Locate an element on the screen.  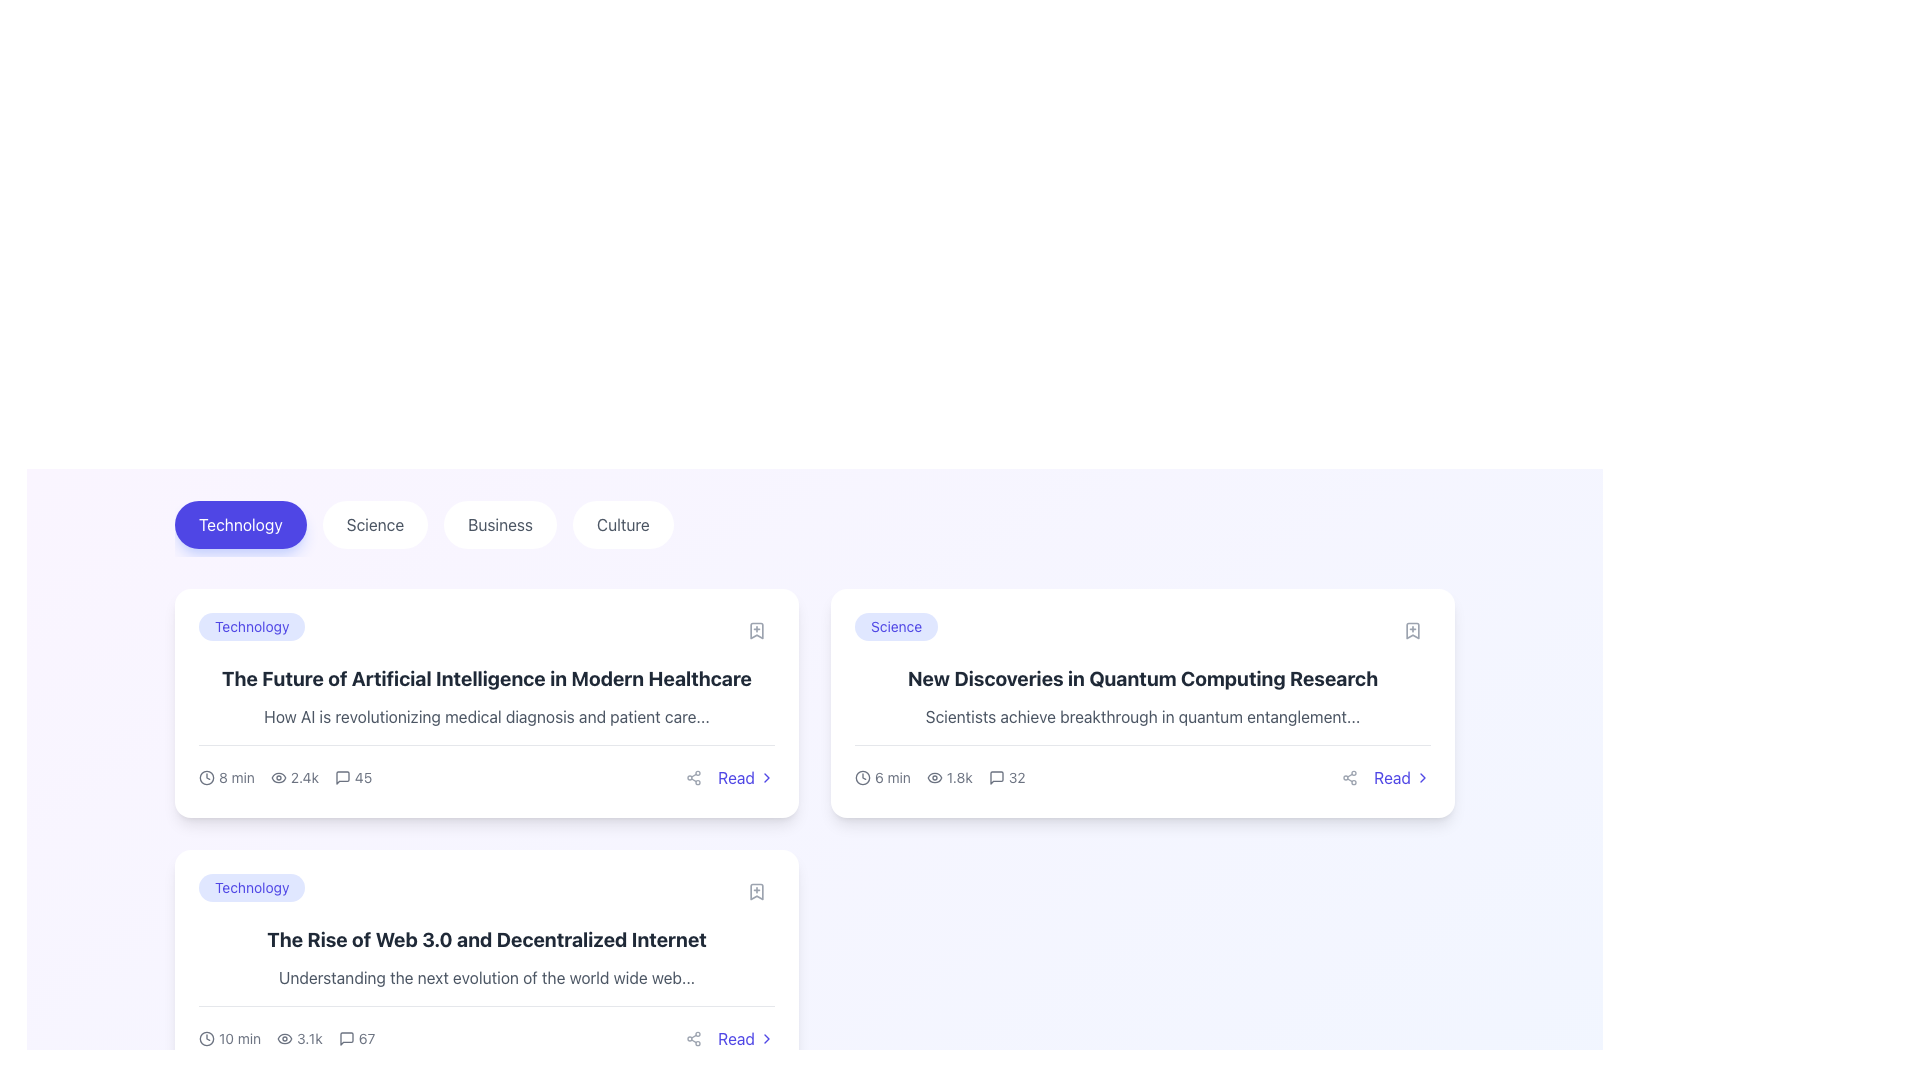
the comments icon located in the lower-left region of the article summary block to initiate related actions is located at coordinates (342, 777).